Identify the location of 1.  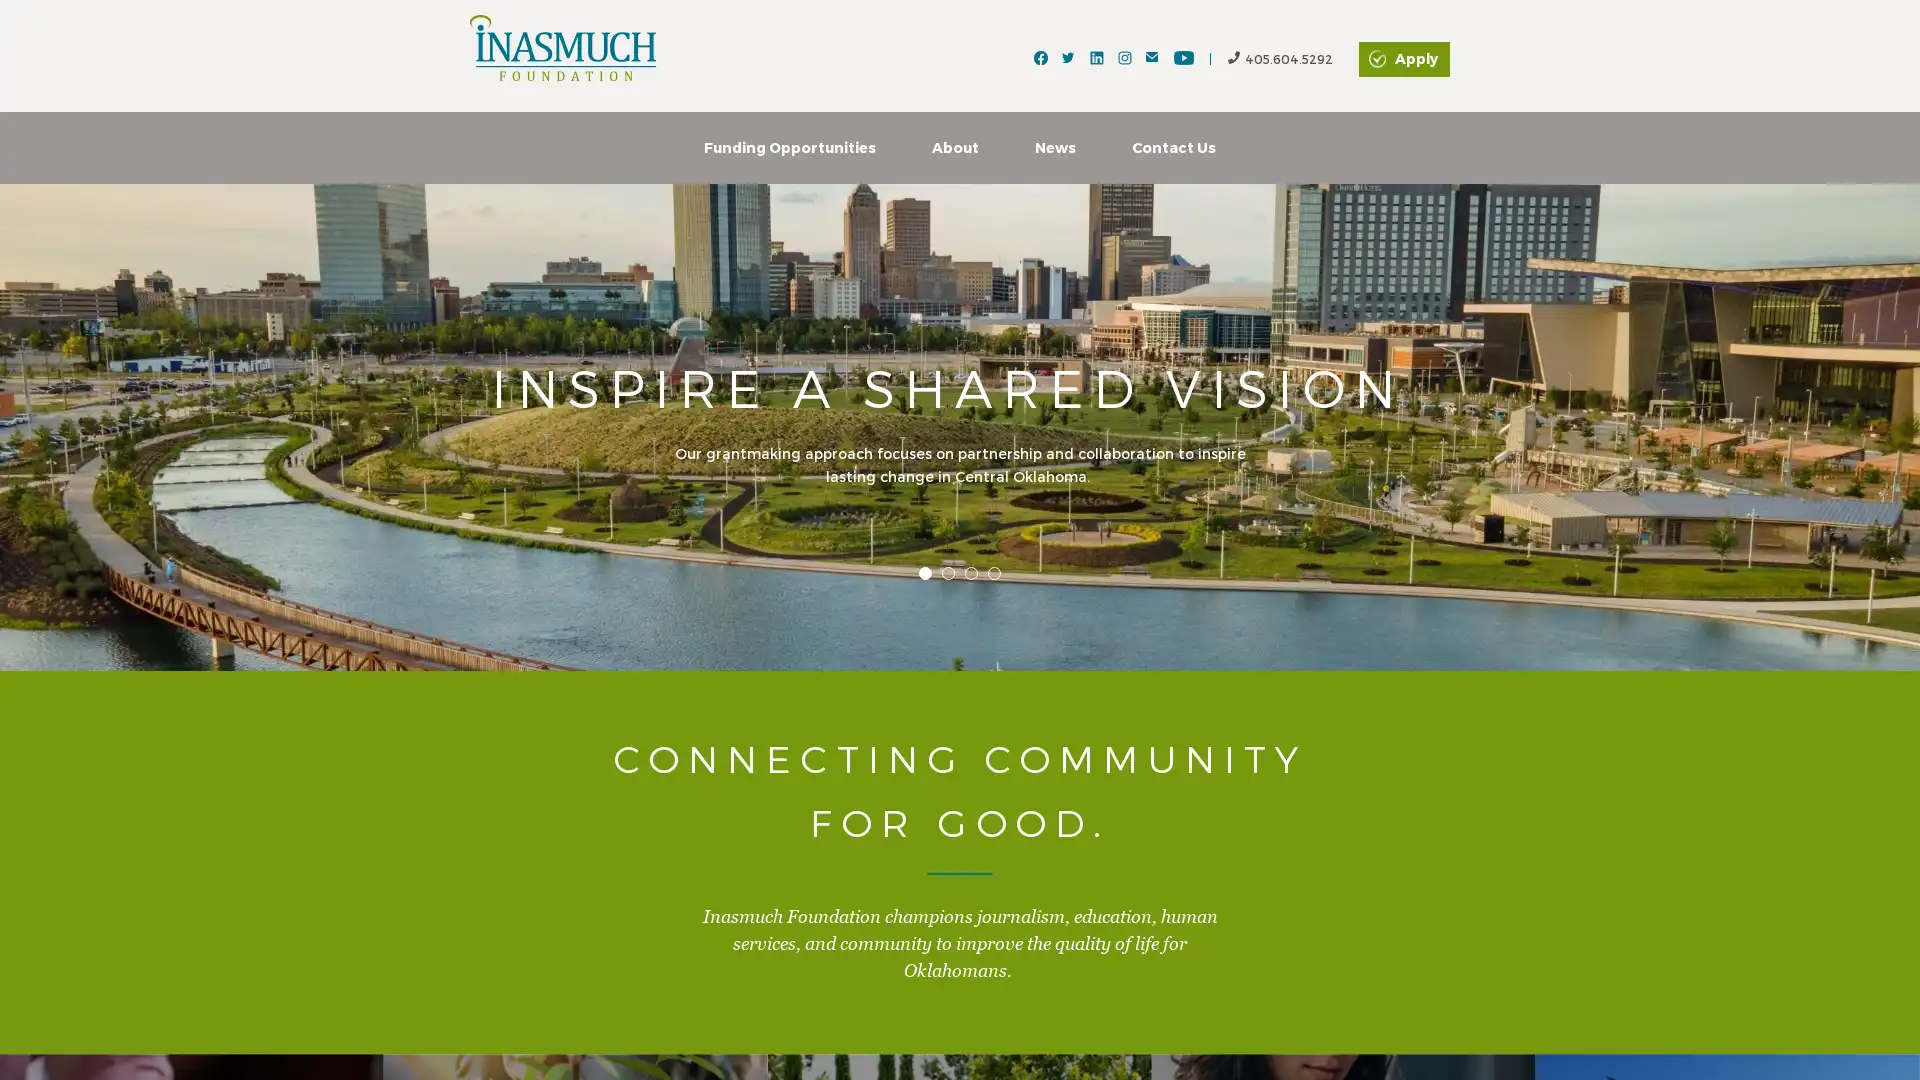
(924, 572).